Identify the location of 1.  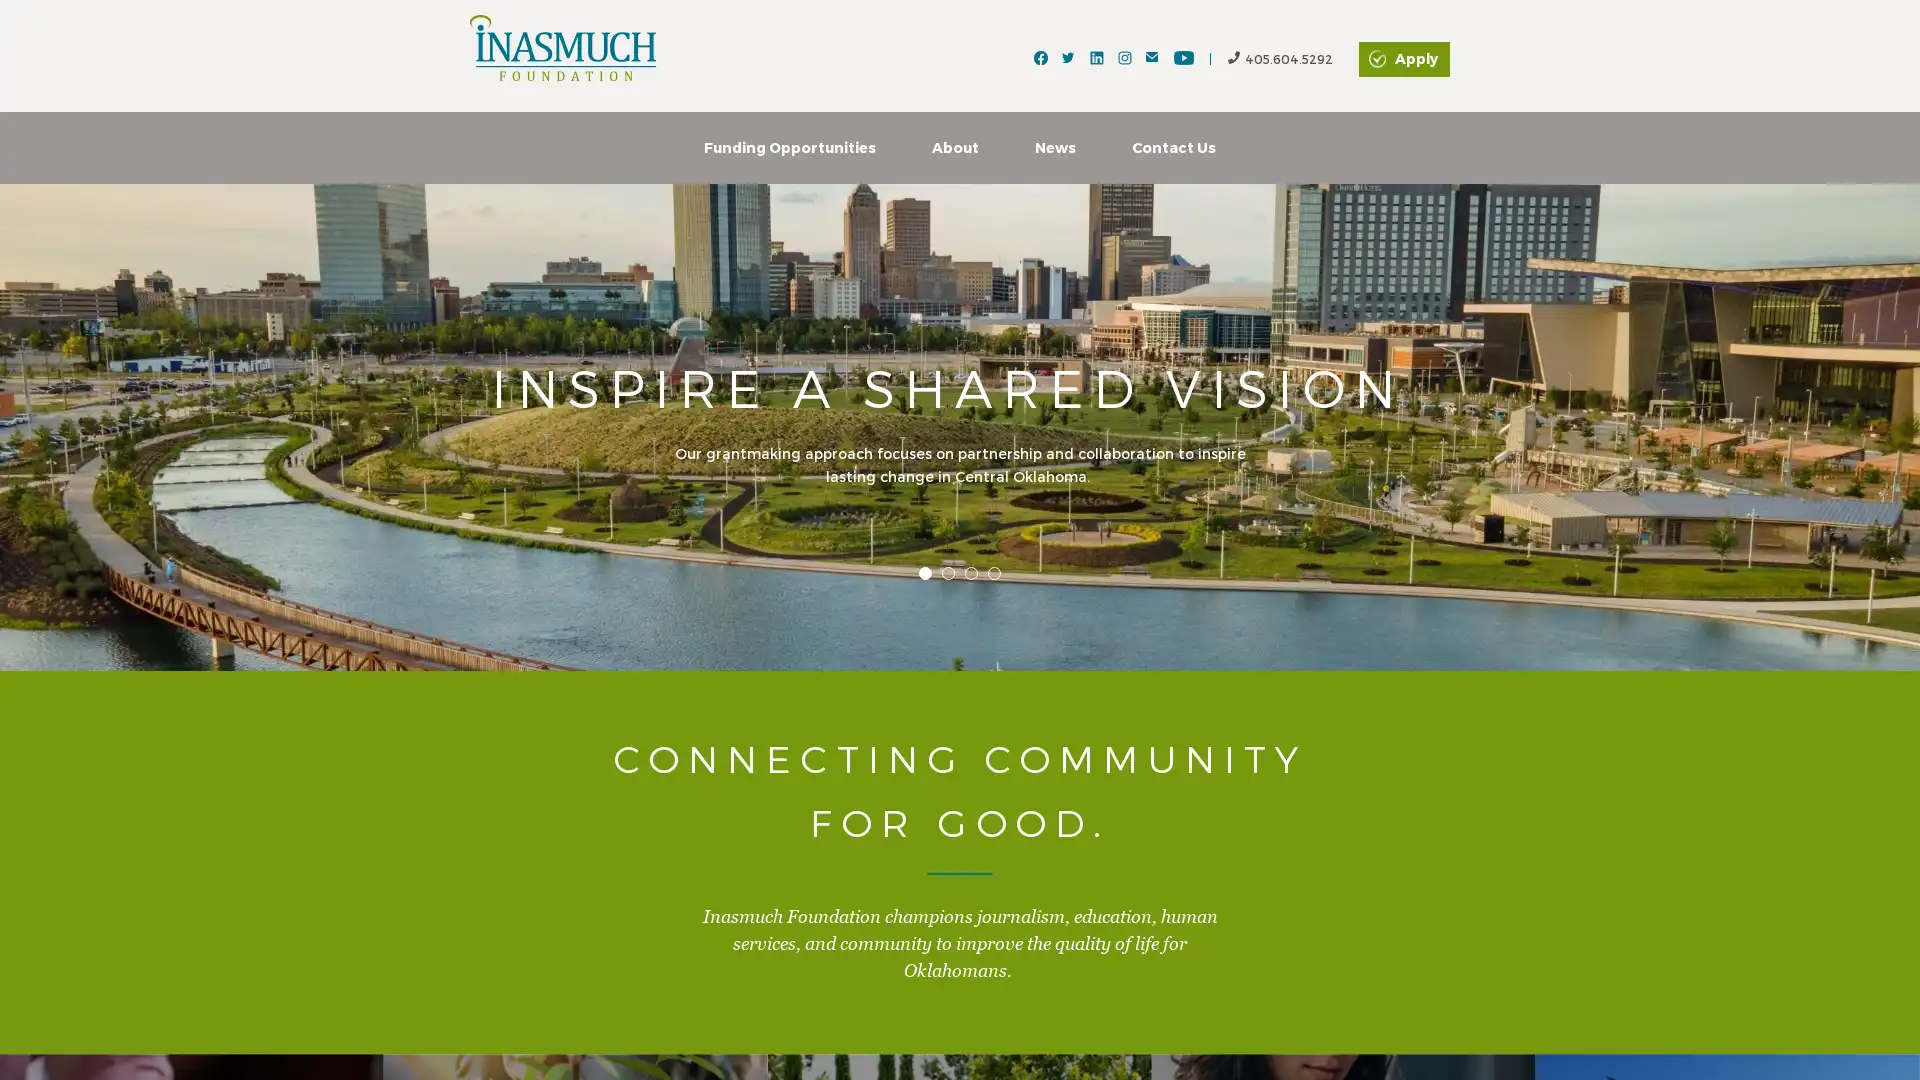
(924, 572).